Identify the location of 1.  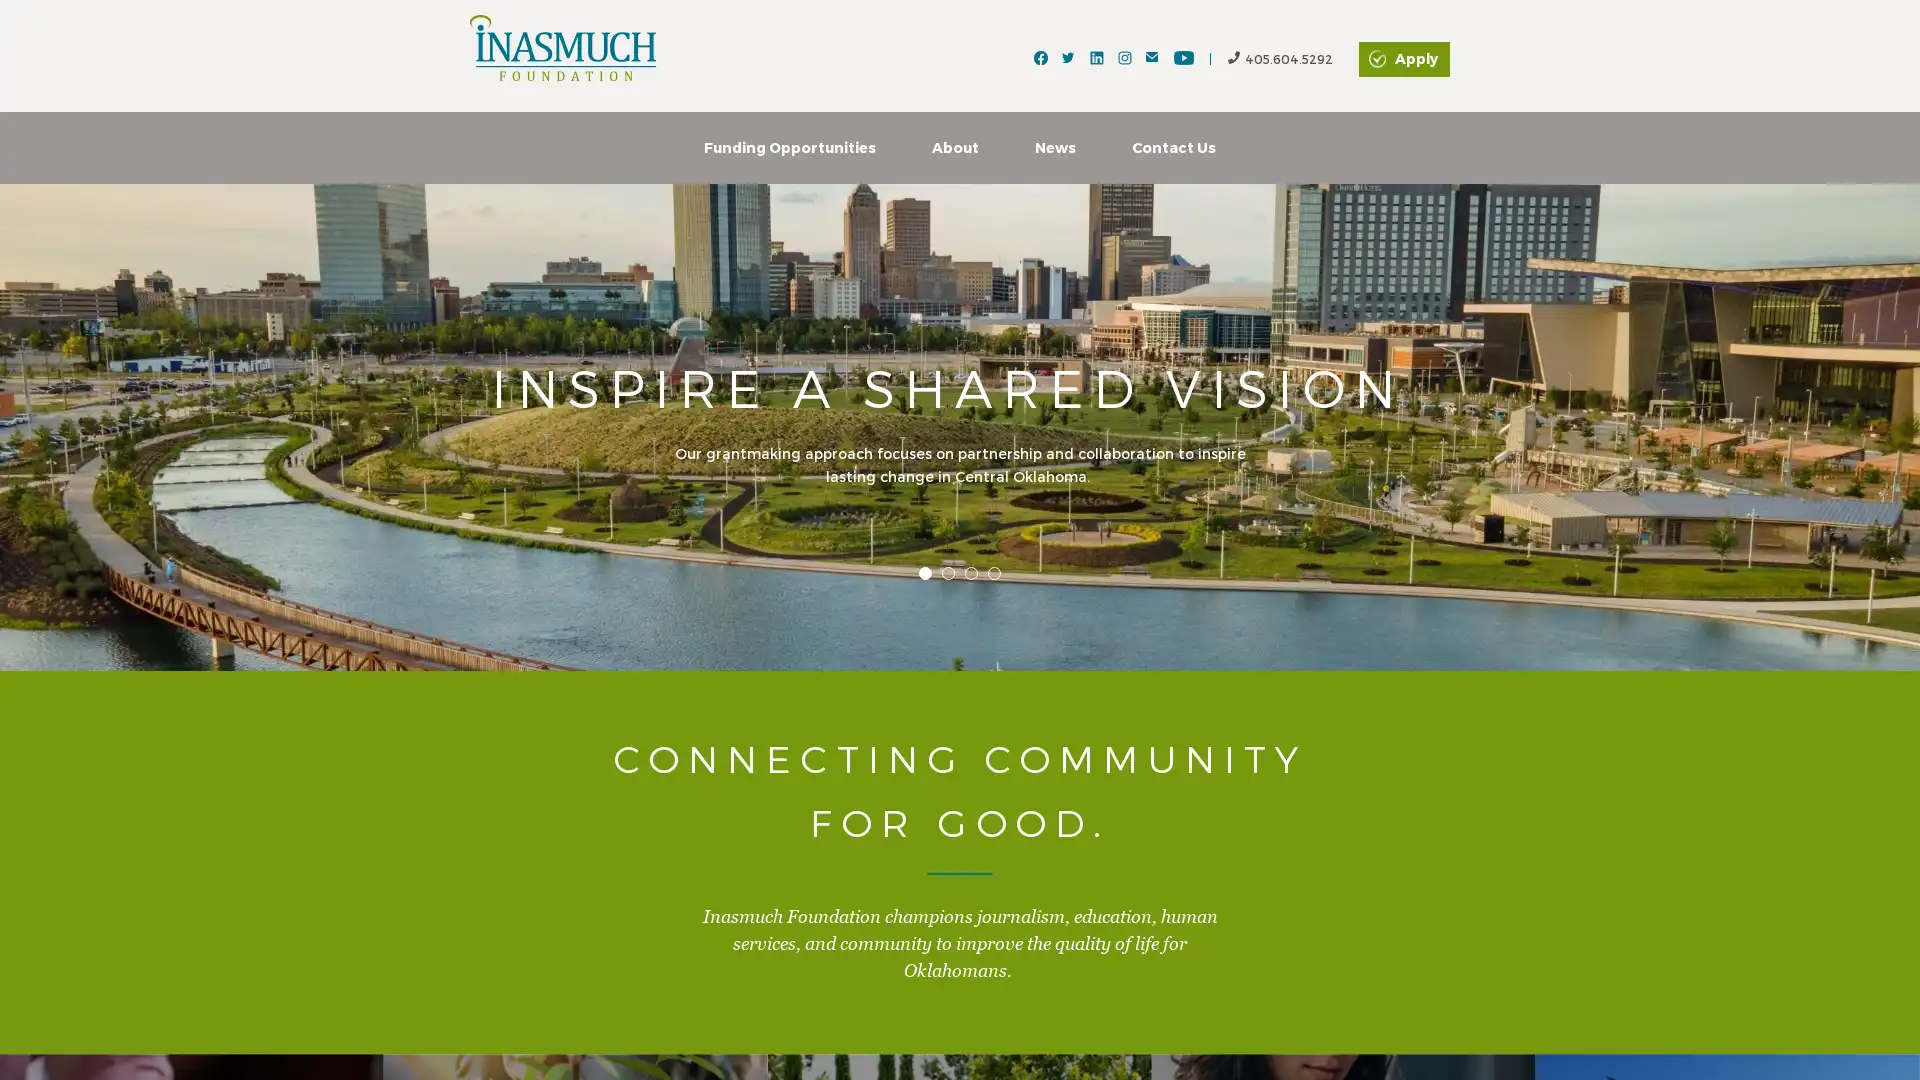
(924, 572).